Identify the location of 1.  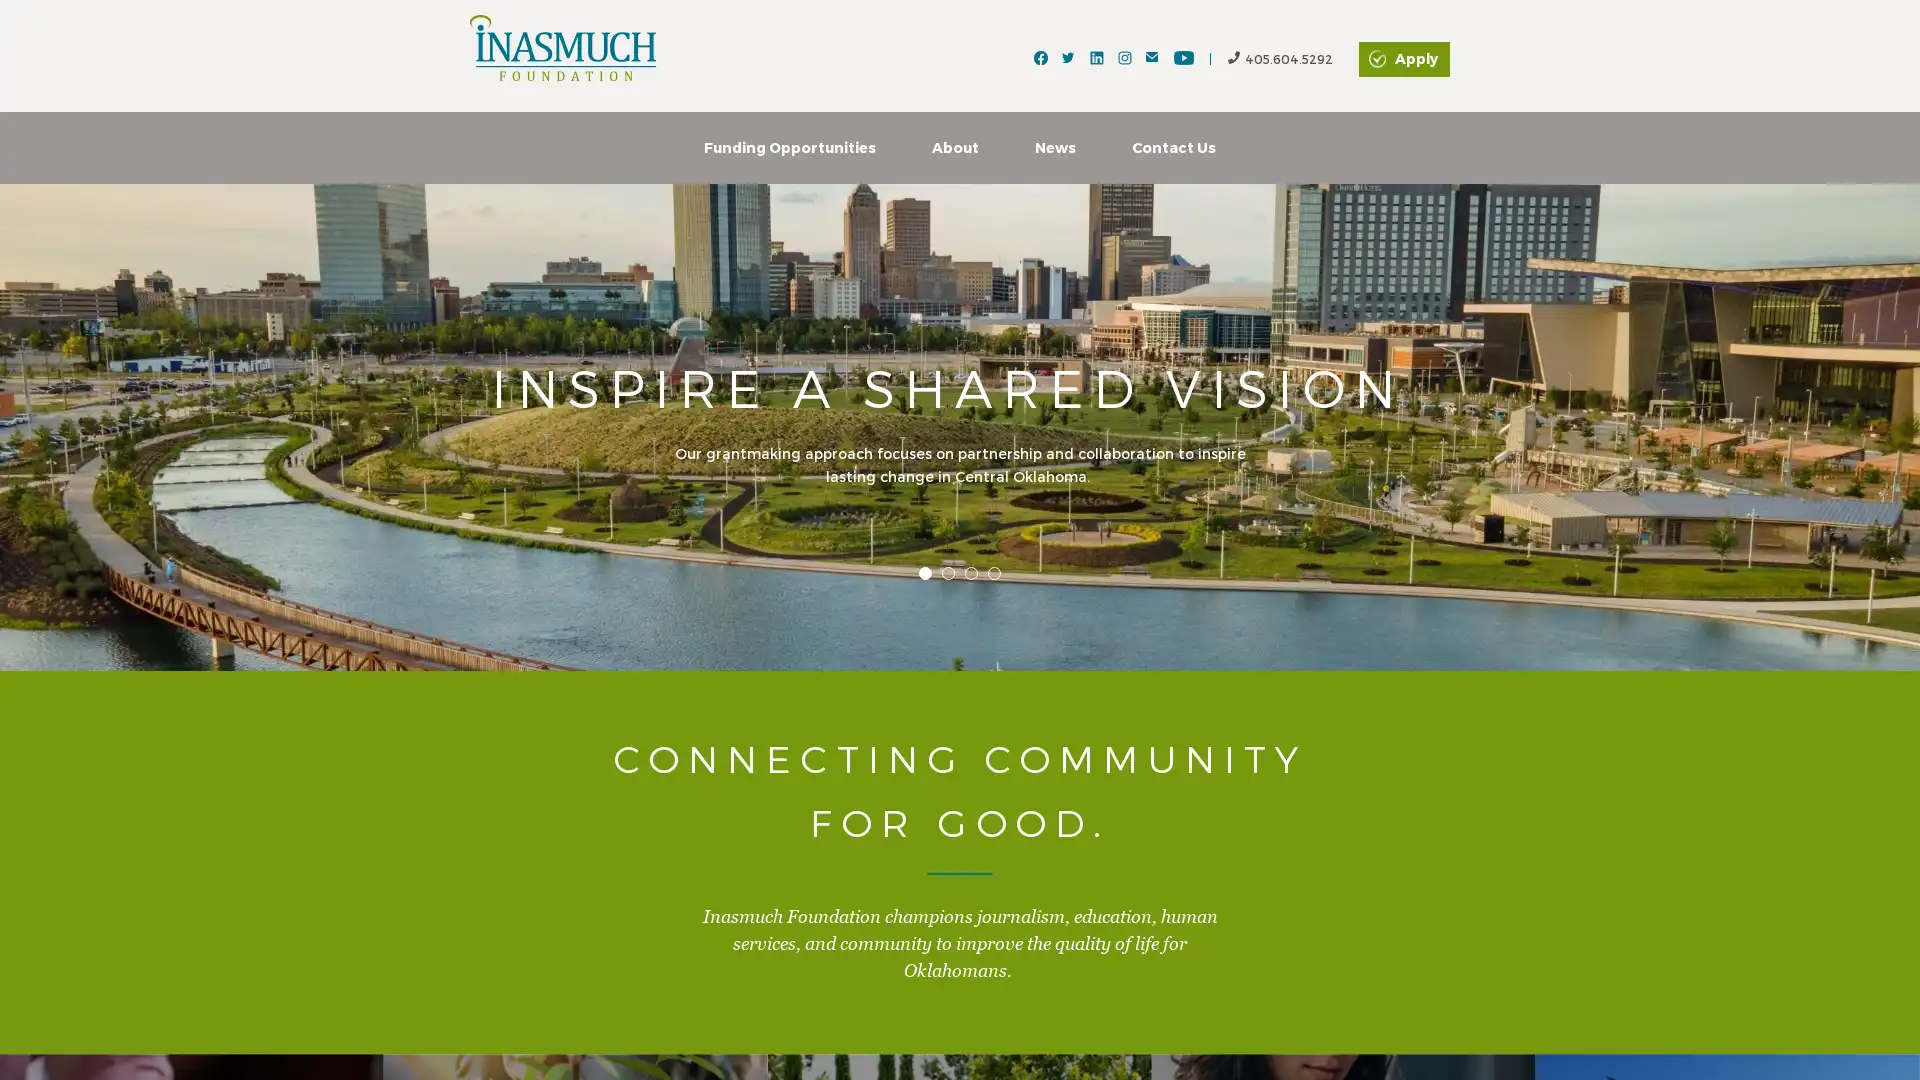
(924, 572).